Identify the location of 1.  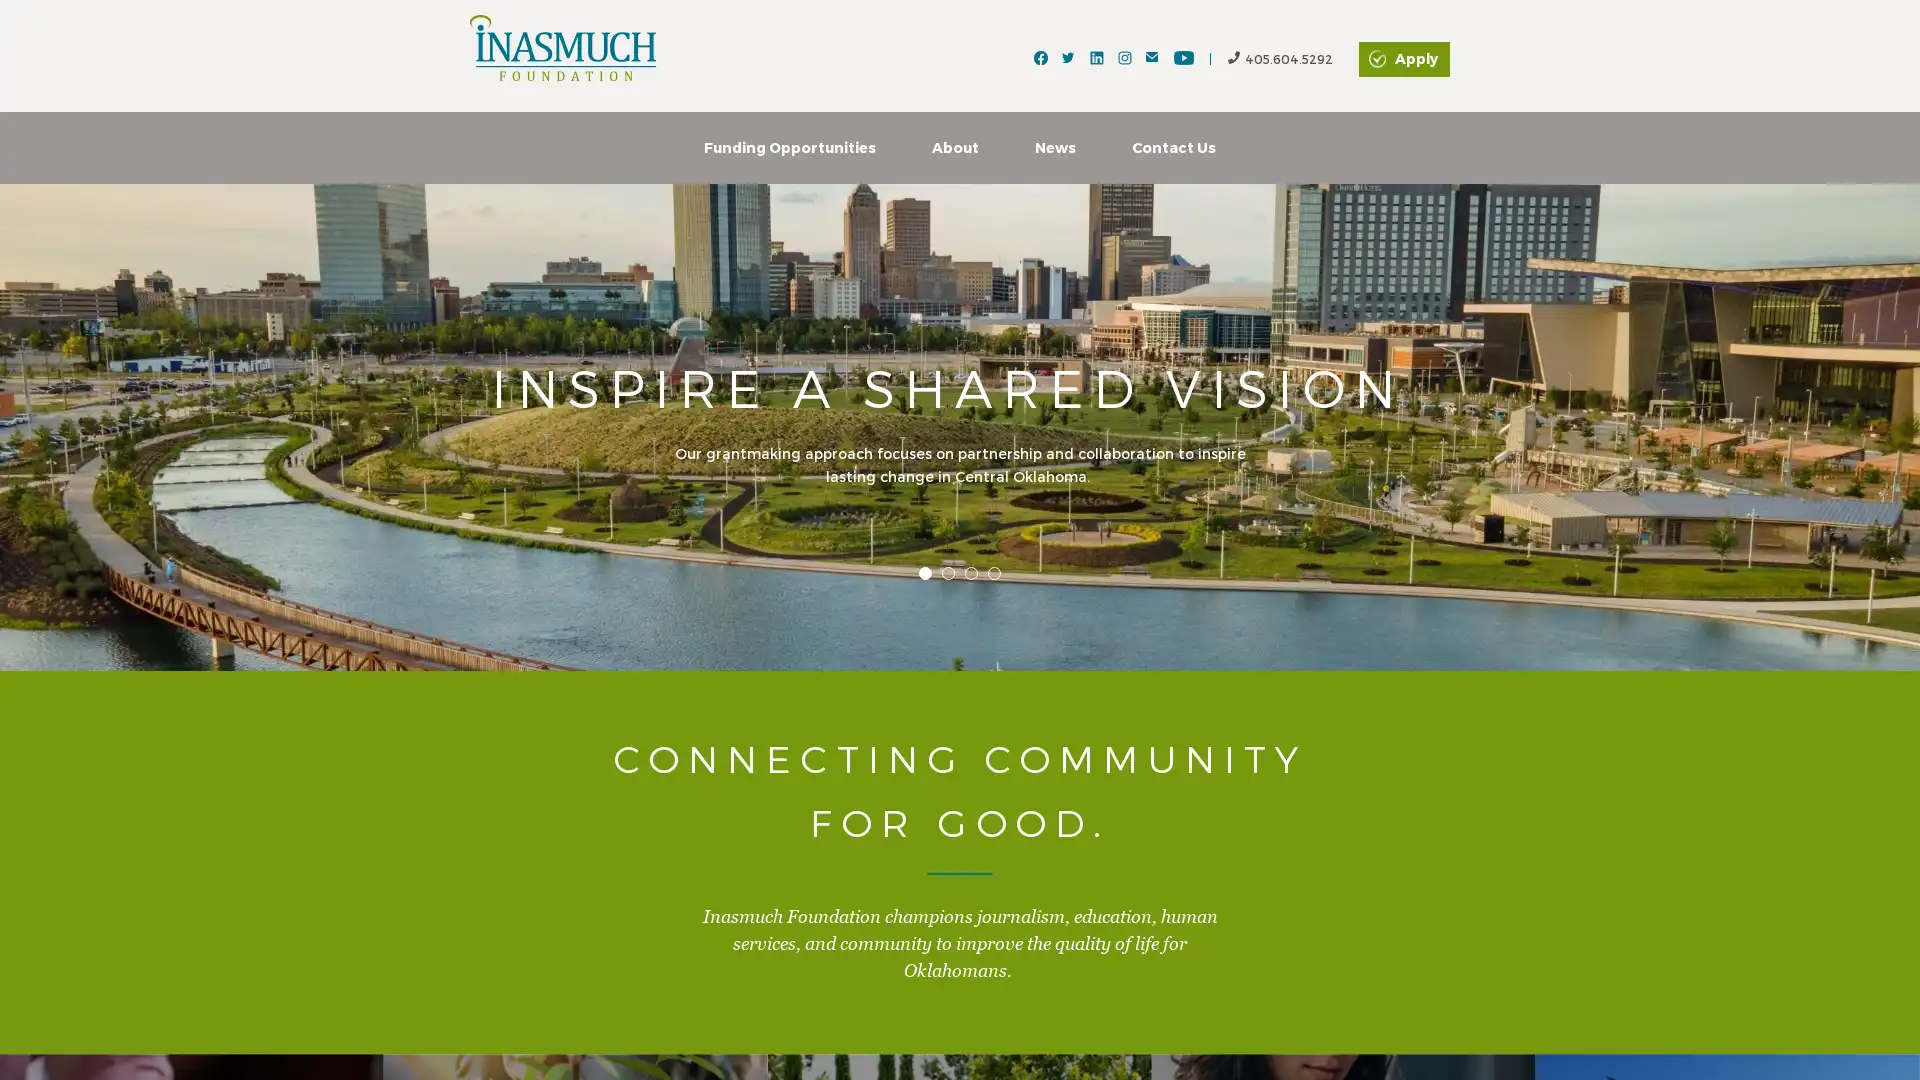
(924, 572).